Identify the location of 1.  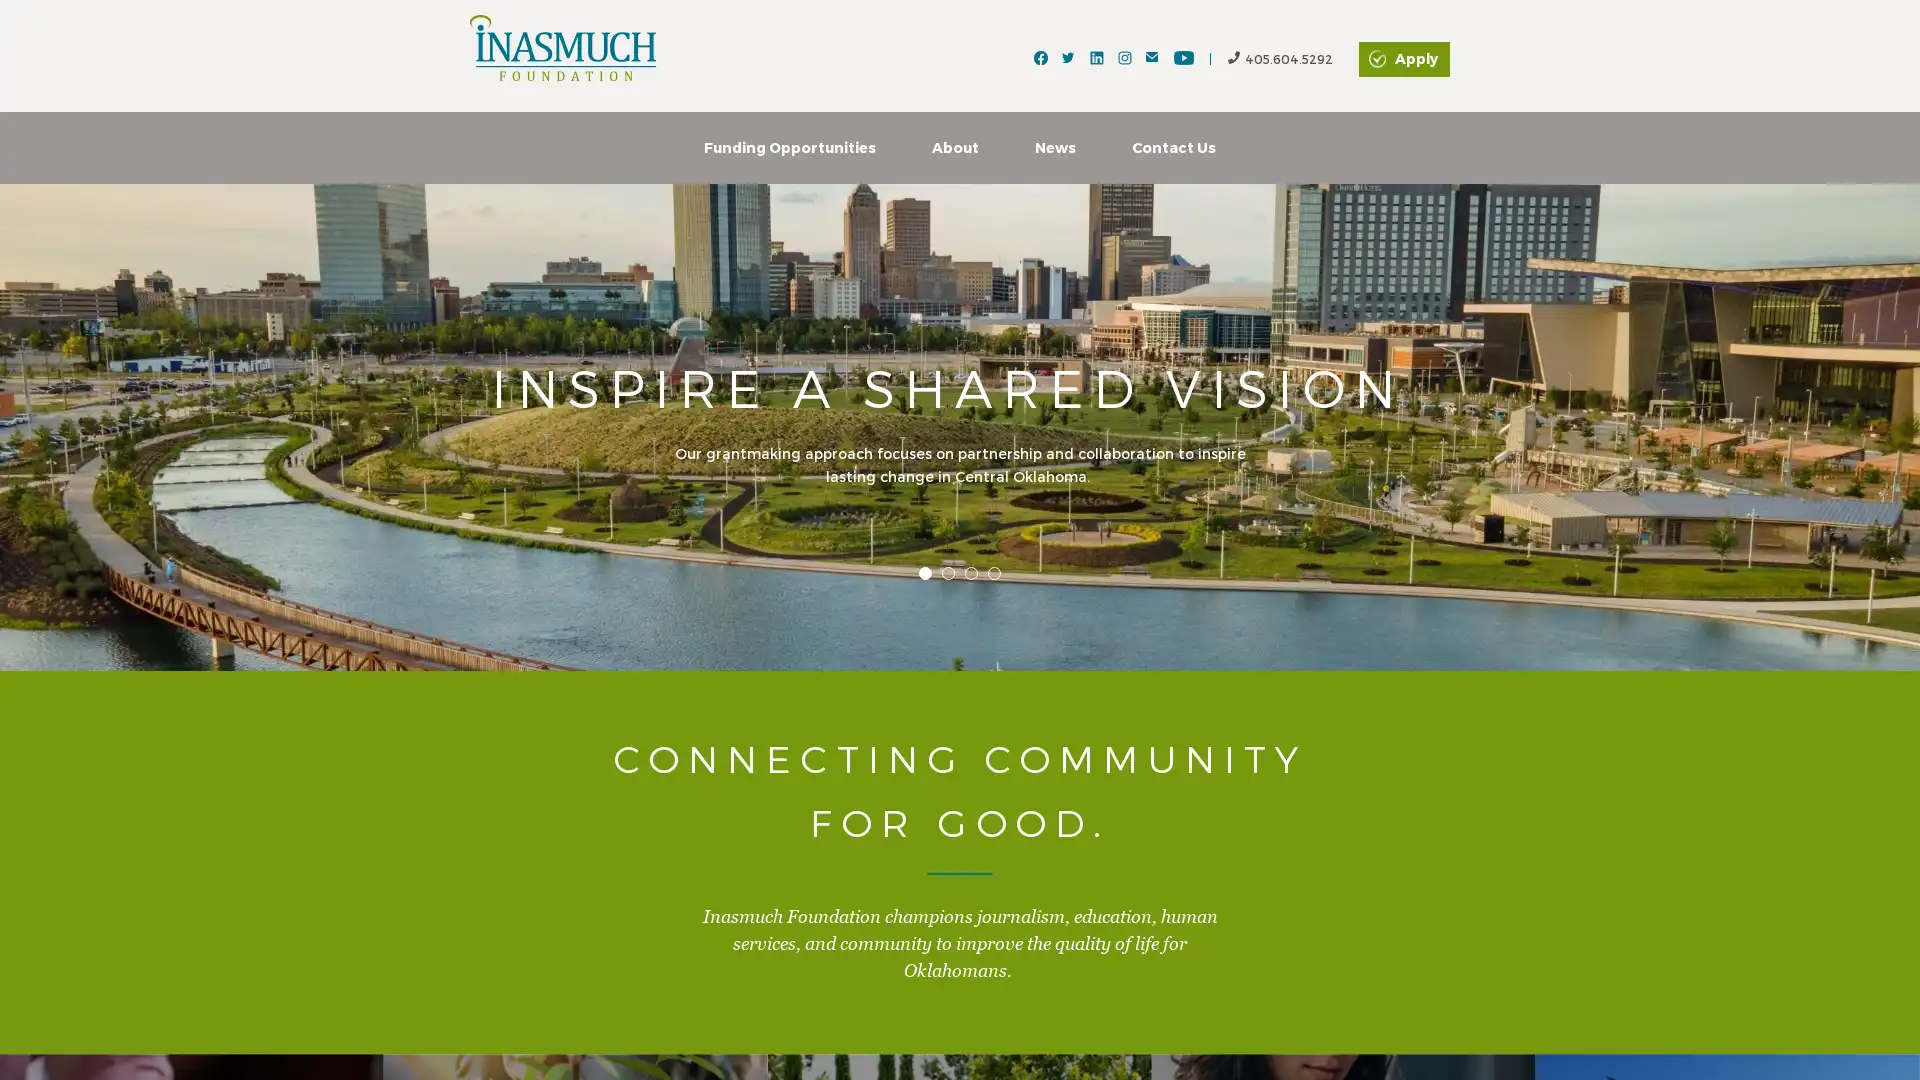
(924, 572).